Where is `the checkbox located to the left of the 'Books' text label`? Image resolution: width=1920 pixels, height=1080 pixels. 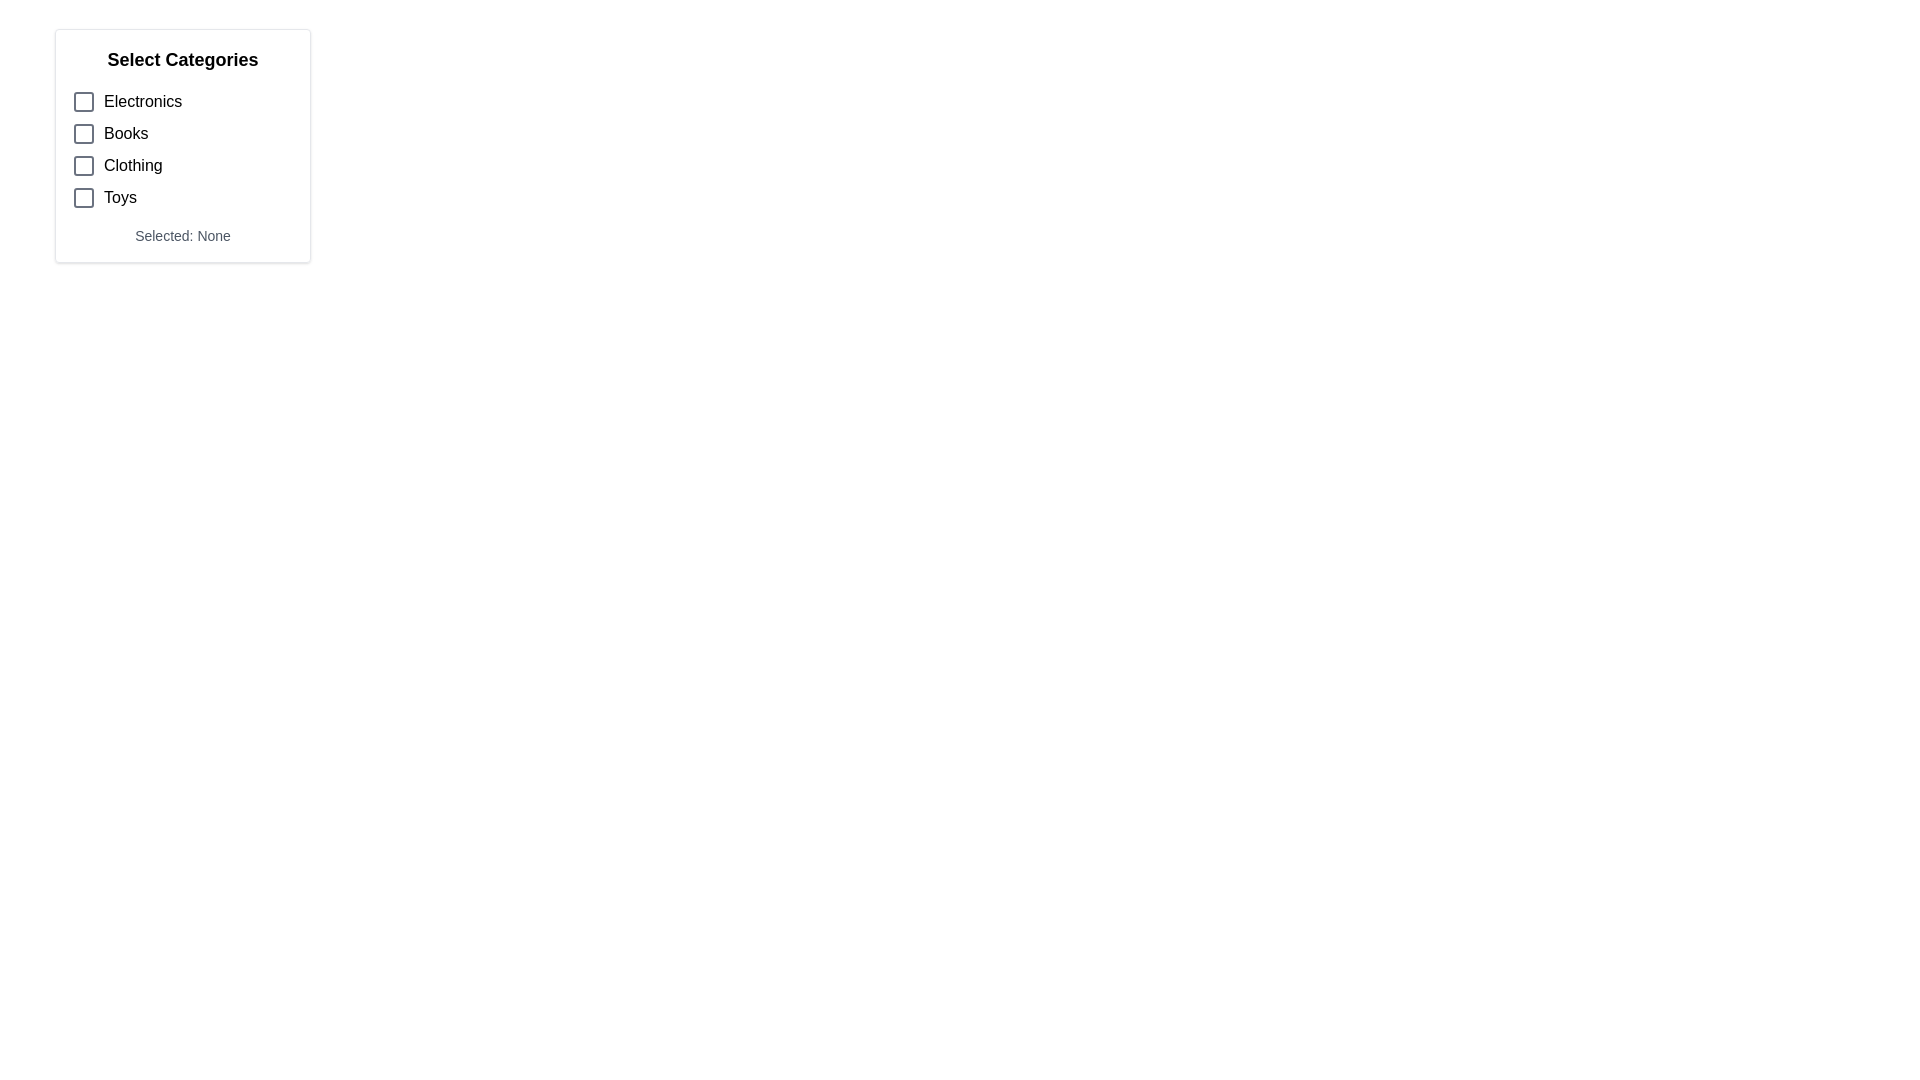 the checkbox located to the left of the 'Books' text label is located at coordinates (82, 134).